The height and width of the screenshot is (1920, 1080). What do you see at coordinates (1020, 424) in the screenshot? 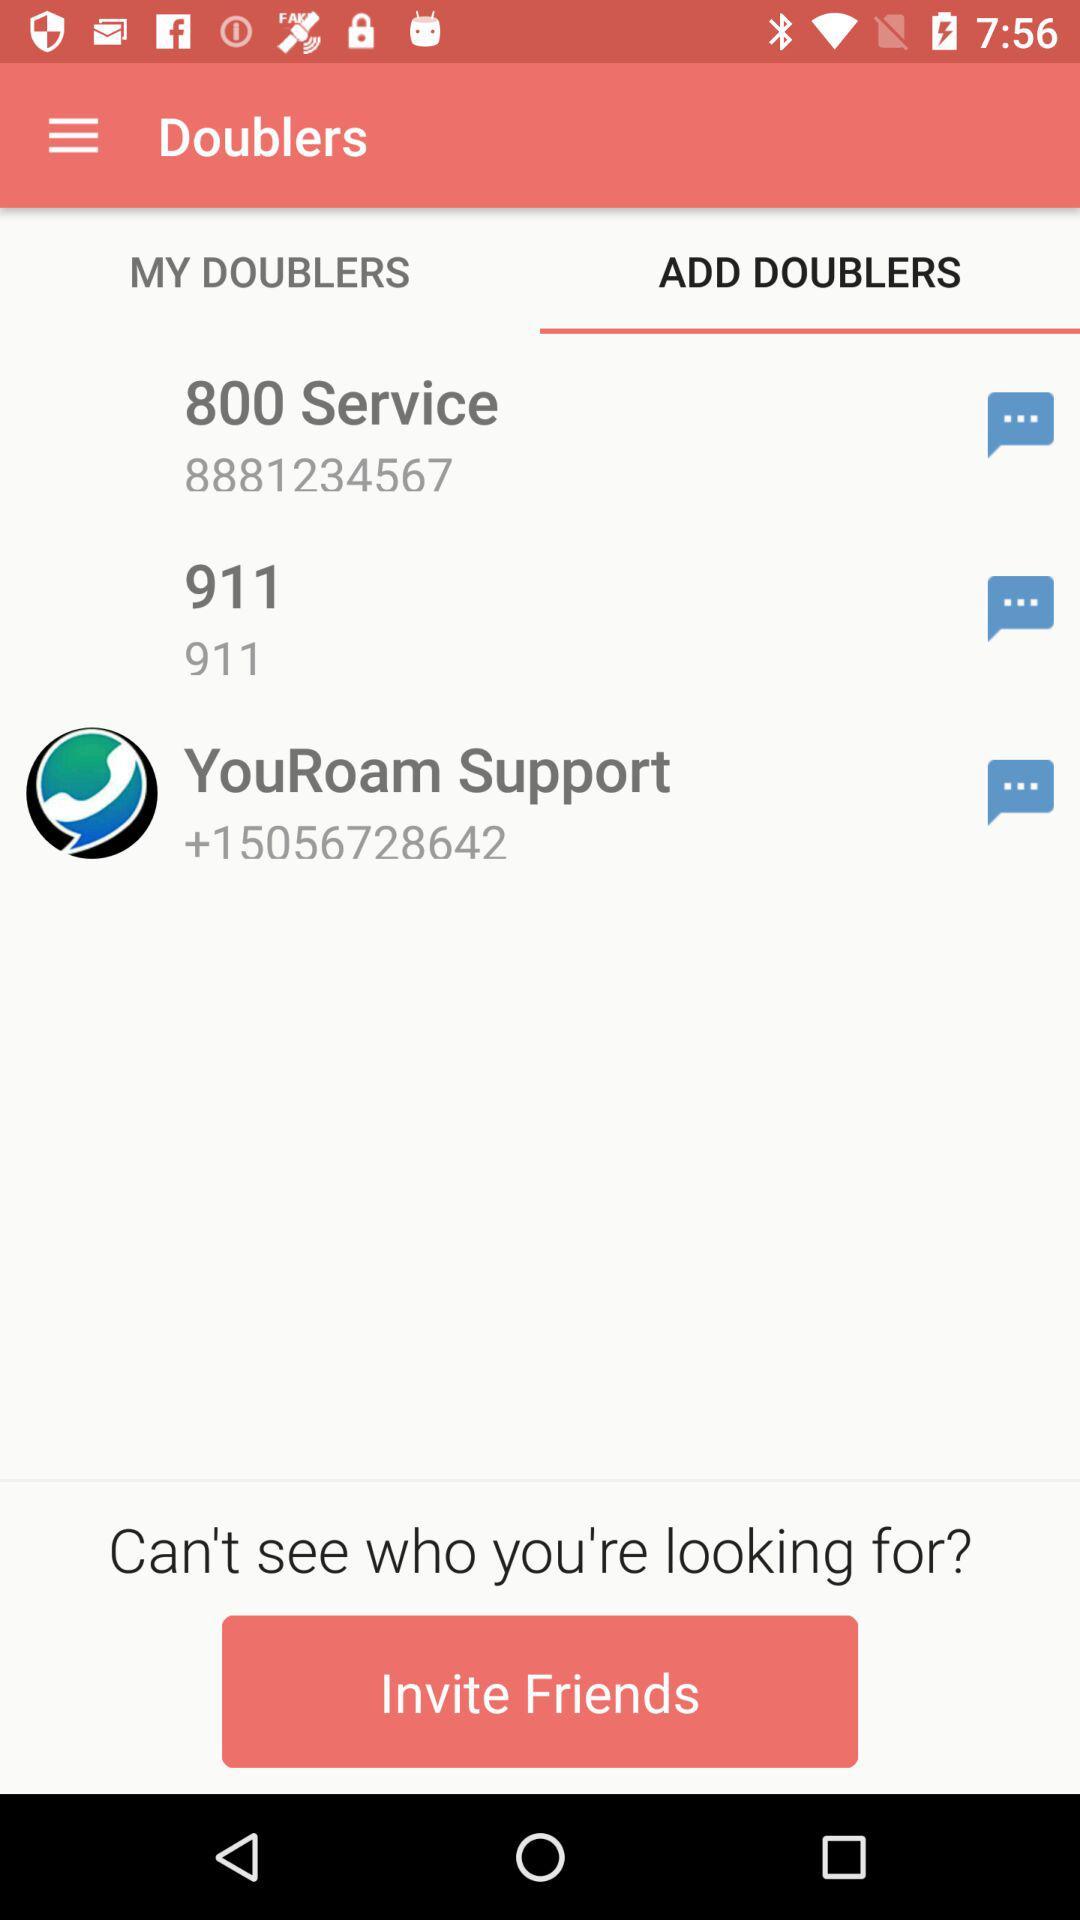
I see `compose message` at bounding box center [1020, 424].